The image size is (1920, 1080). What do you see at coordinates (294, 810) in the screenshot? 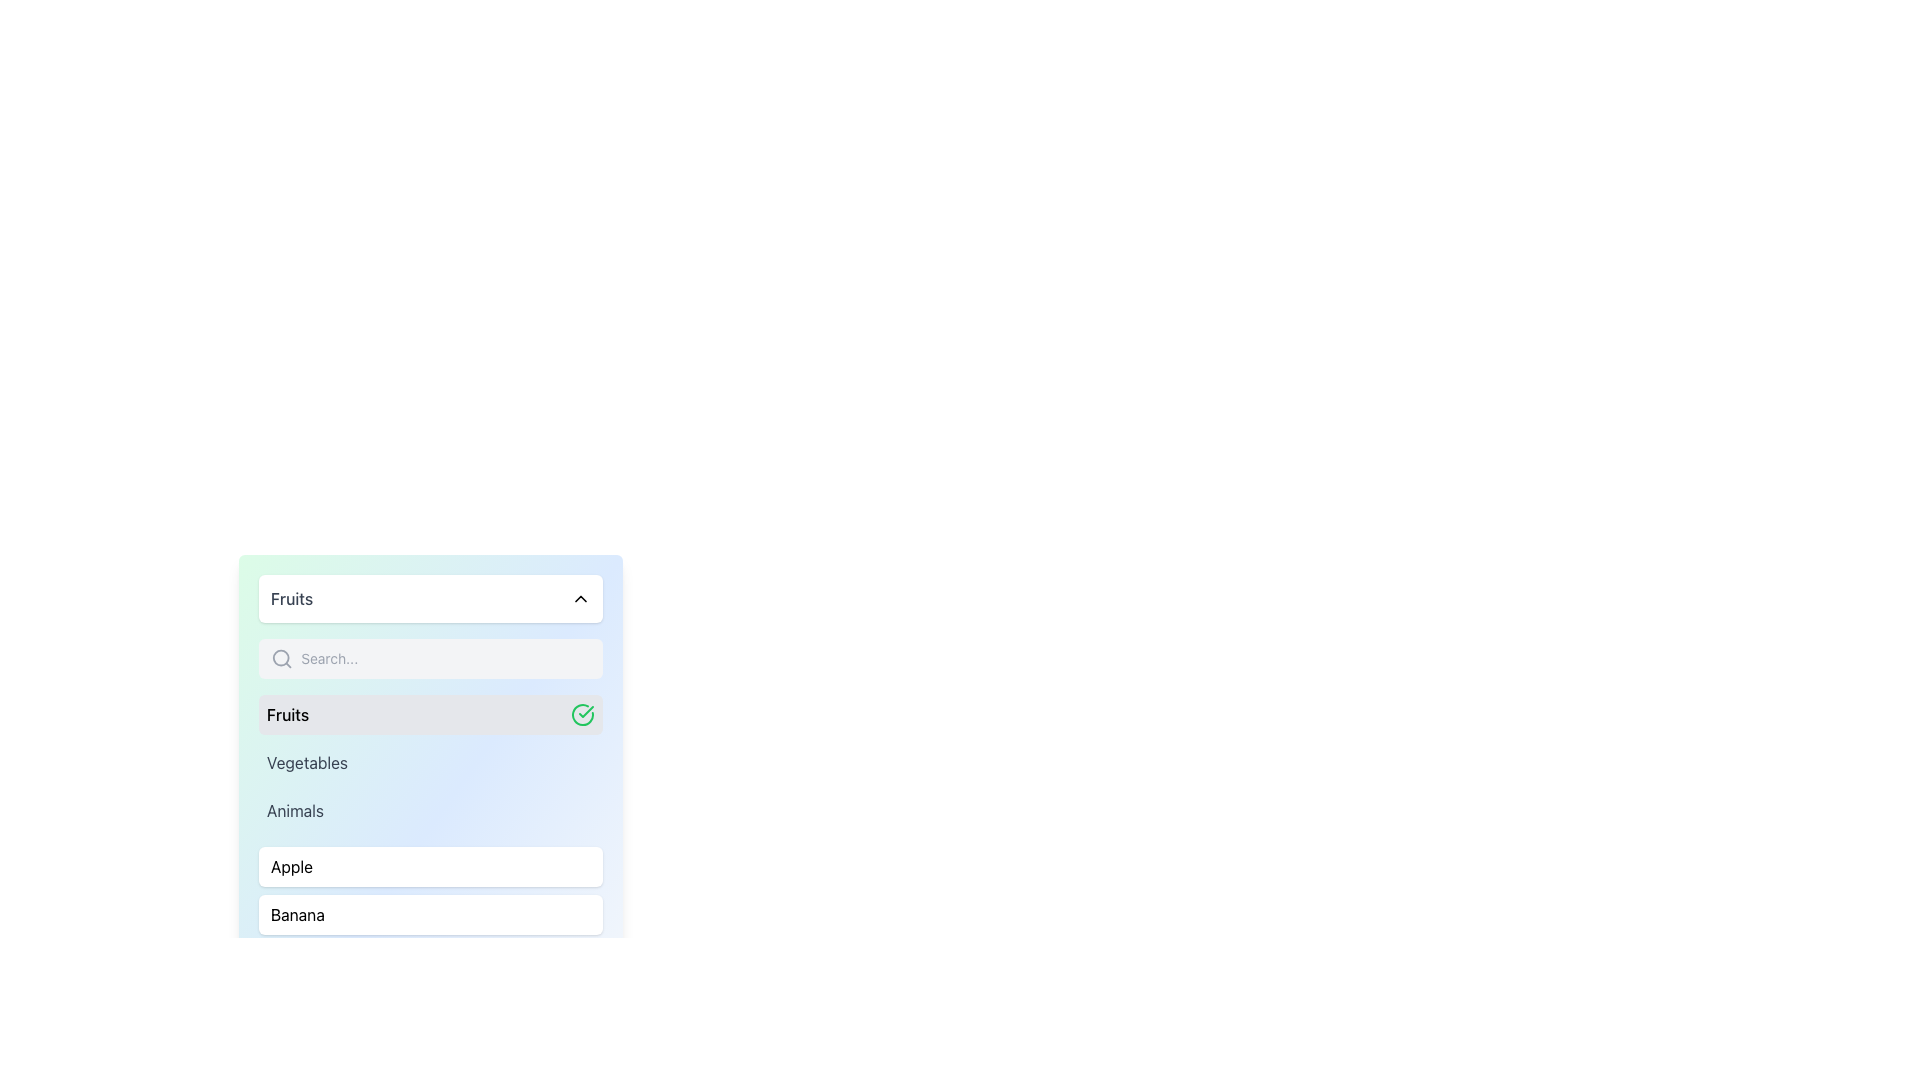
I see `the 'Animals' text label located in the vertical list between 'Vegetables' and 'Apple'` at bounding box center [294, 810].